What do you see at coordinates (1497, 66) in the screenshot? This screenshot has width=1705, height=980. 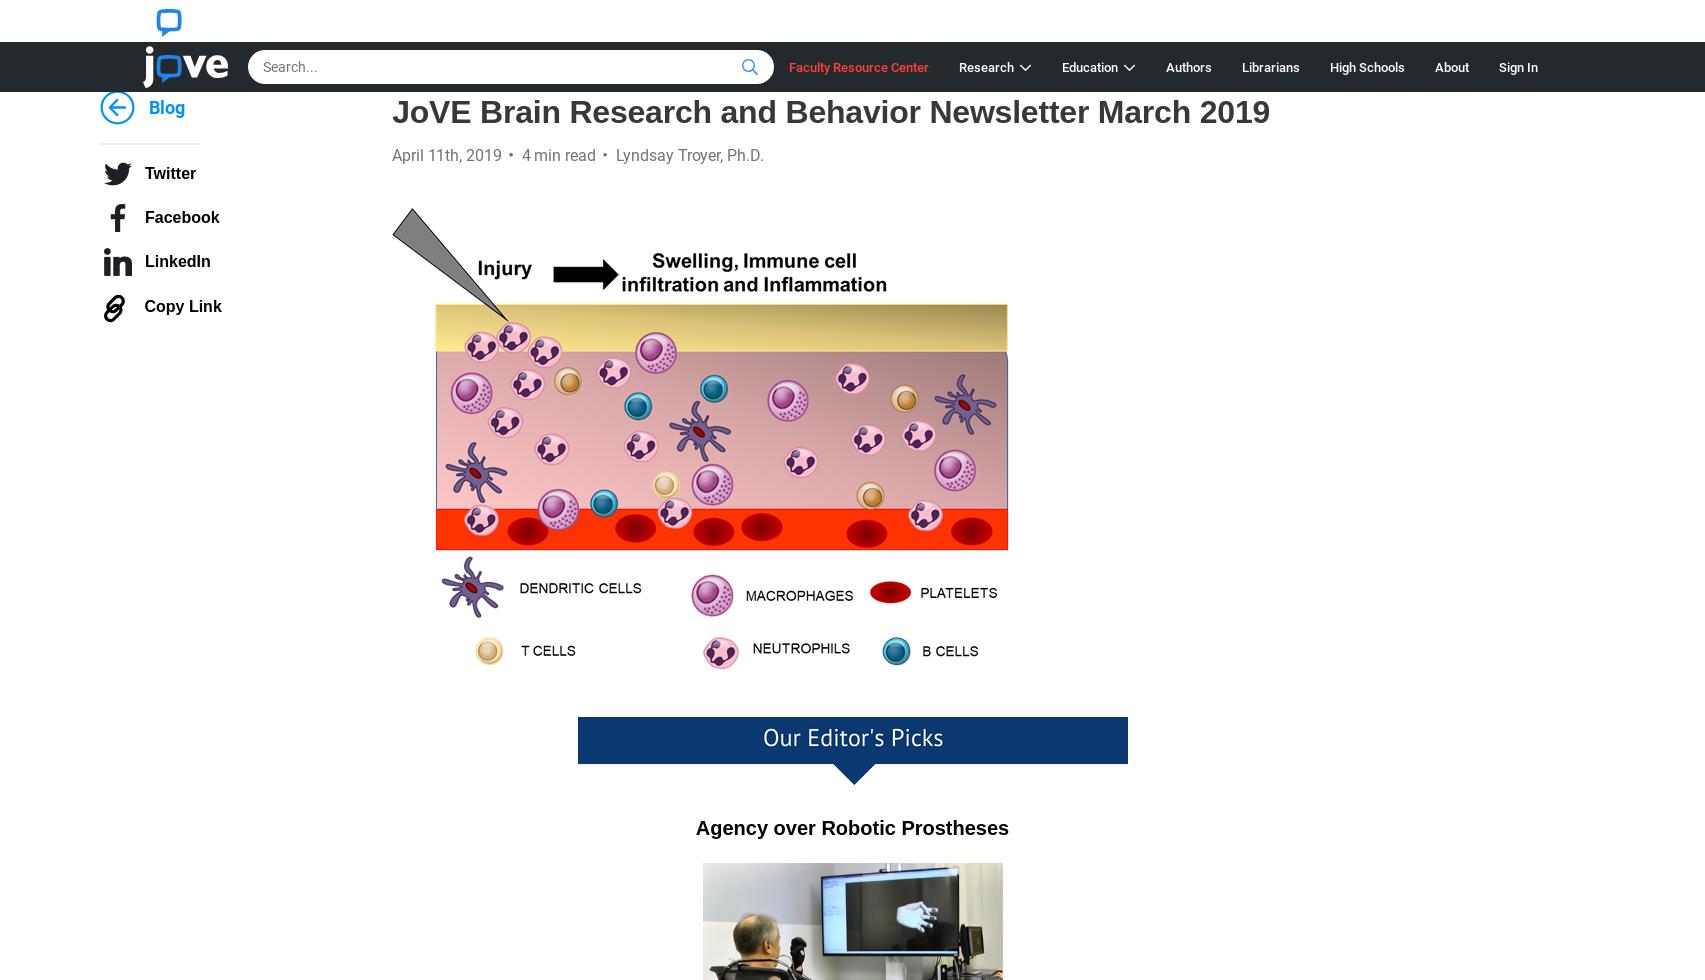 I see `'Sign In'` at bounding box center [1497, 66].